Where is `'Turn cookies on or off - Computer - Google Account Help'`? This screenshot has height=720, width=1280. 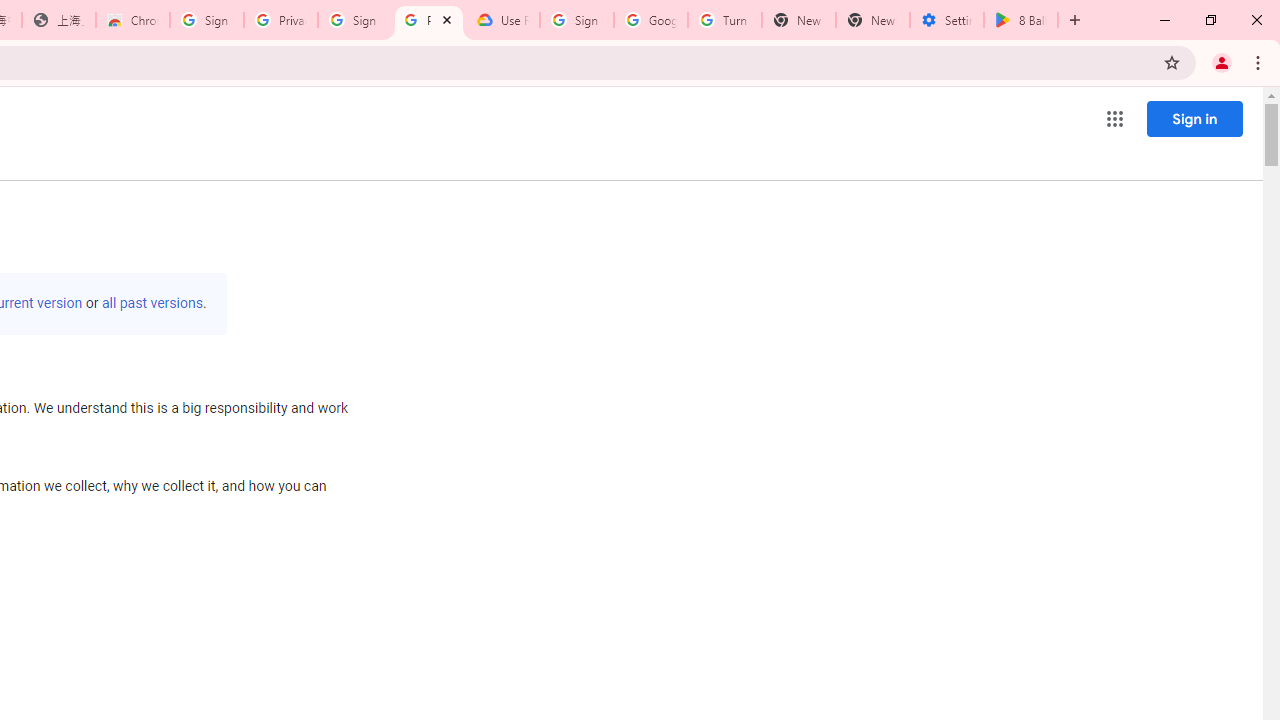 'Turn cookies on or off - Computer - Google Account Help' is located at coordinates (723, 20).